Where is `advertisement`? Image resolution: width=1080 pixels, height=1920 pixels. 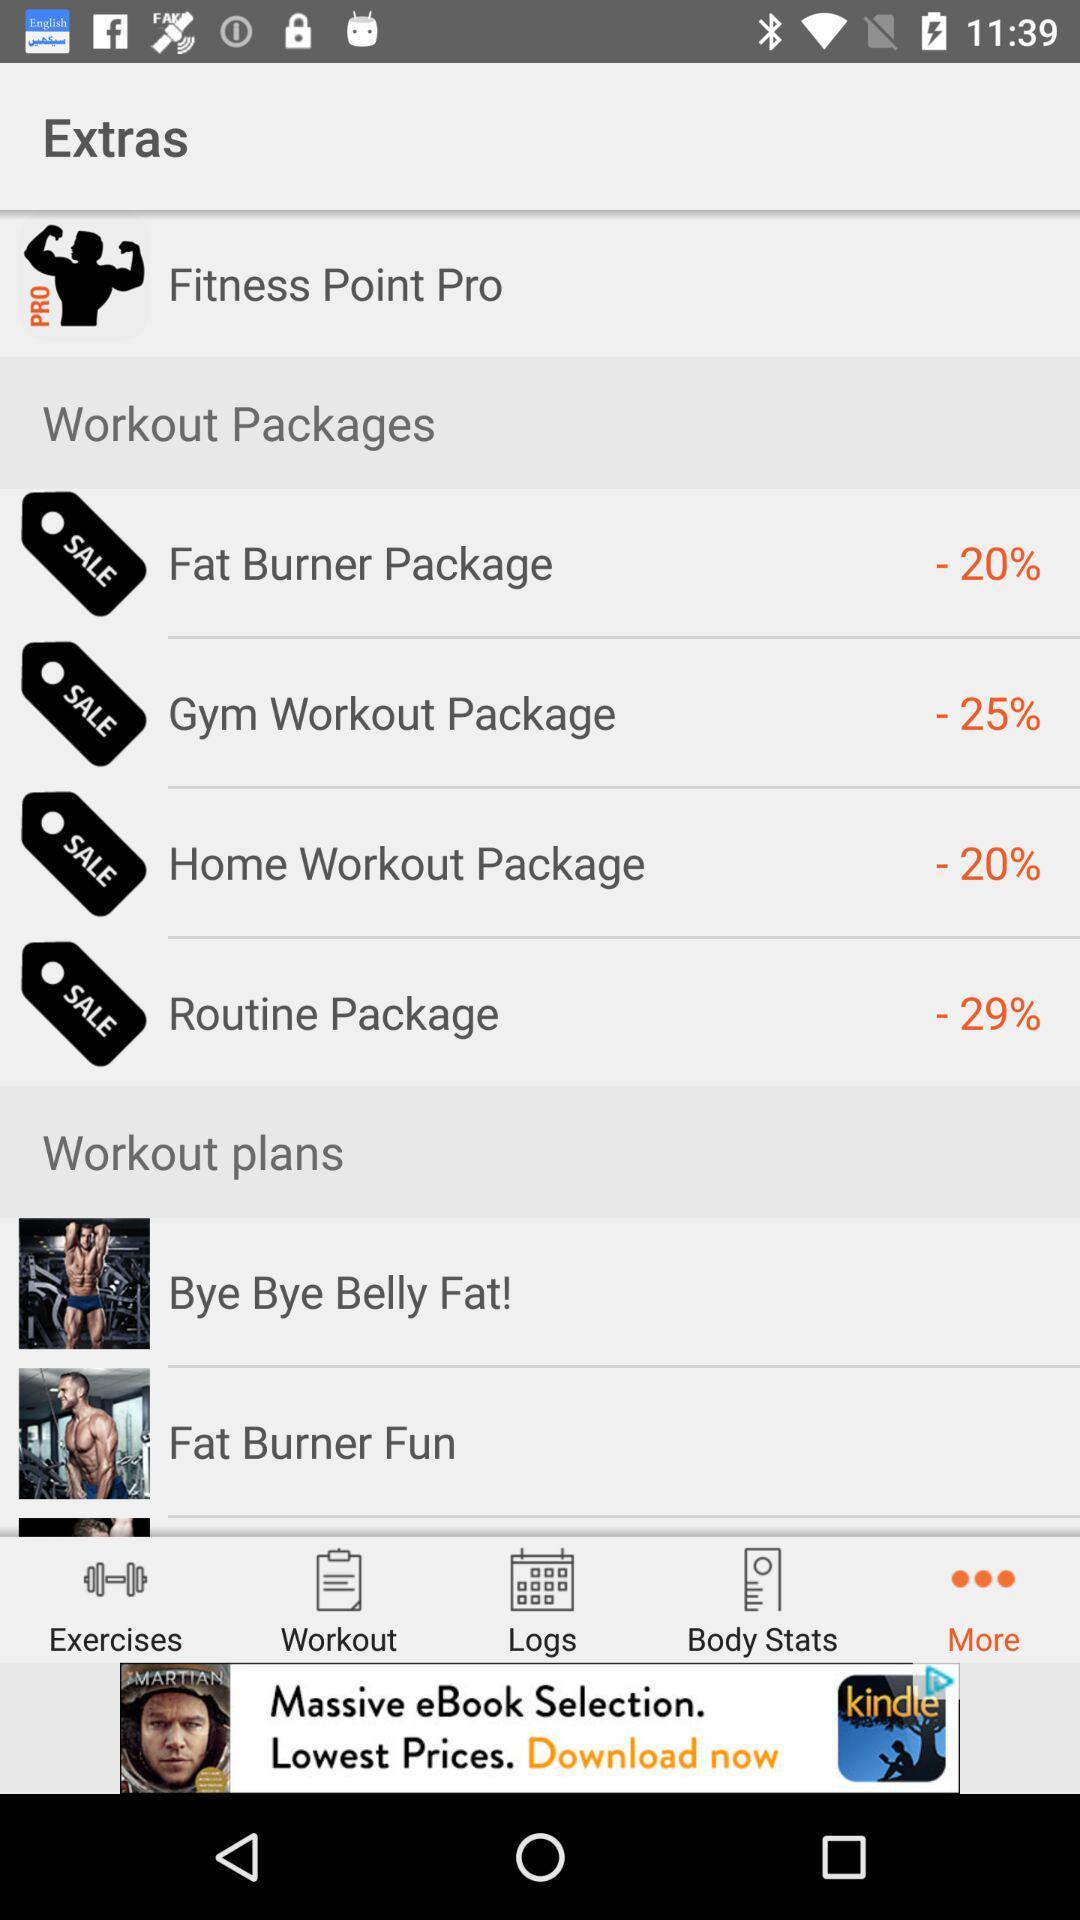 advertisement is located at coordinates (540, 1727).